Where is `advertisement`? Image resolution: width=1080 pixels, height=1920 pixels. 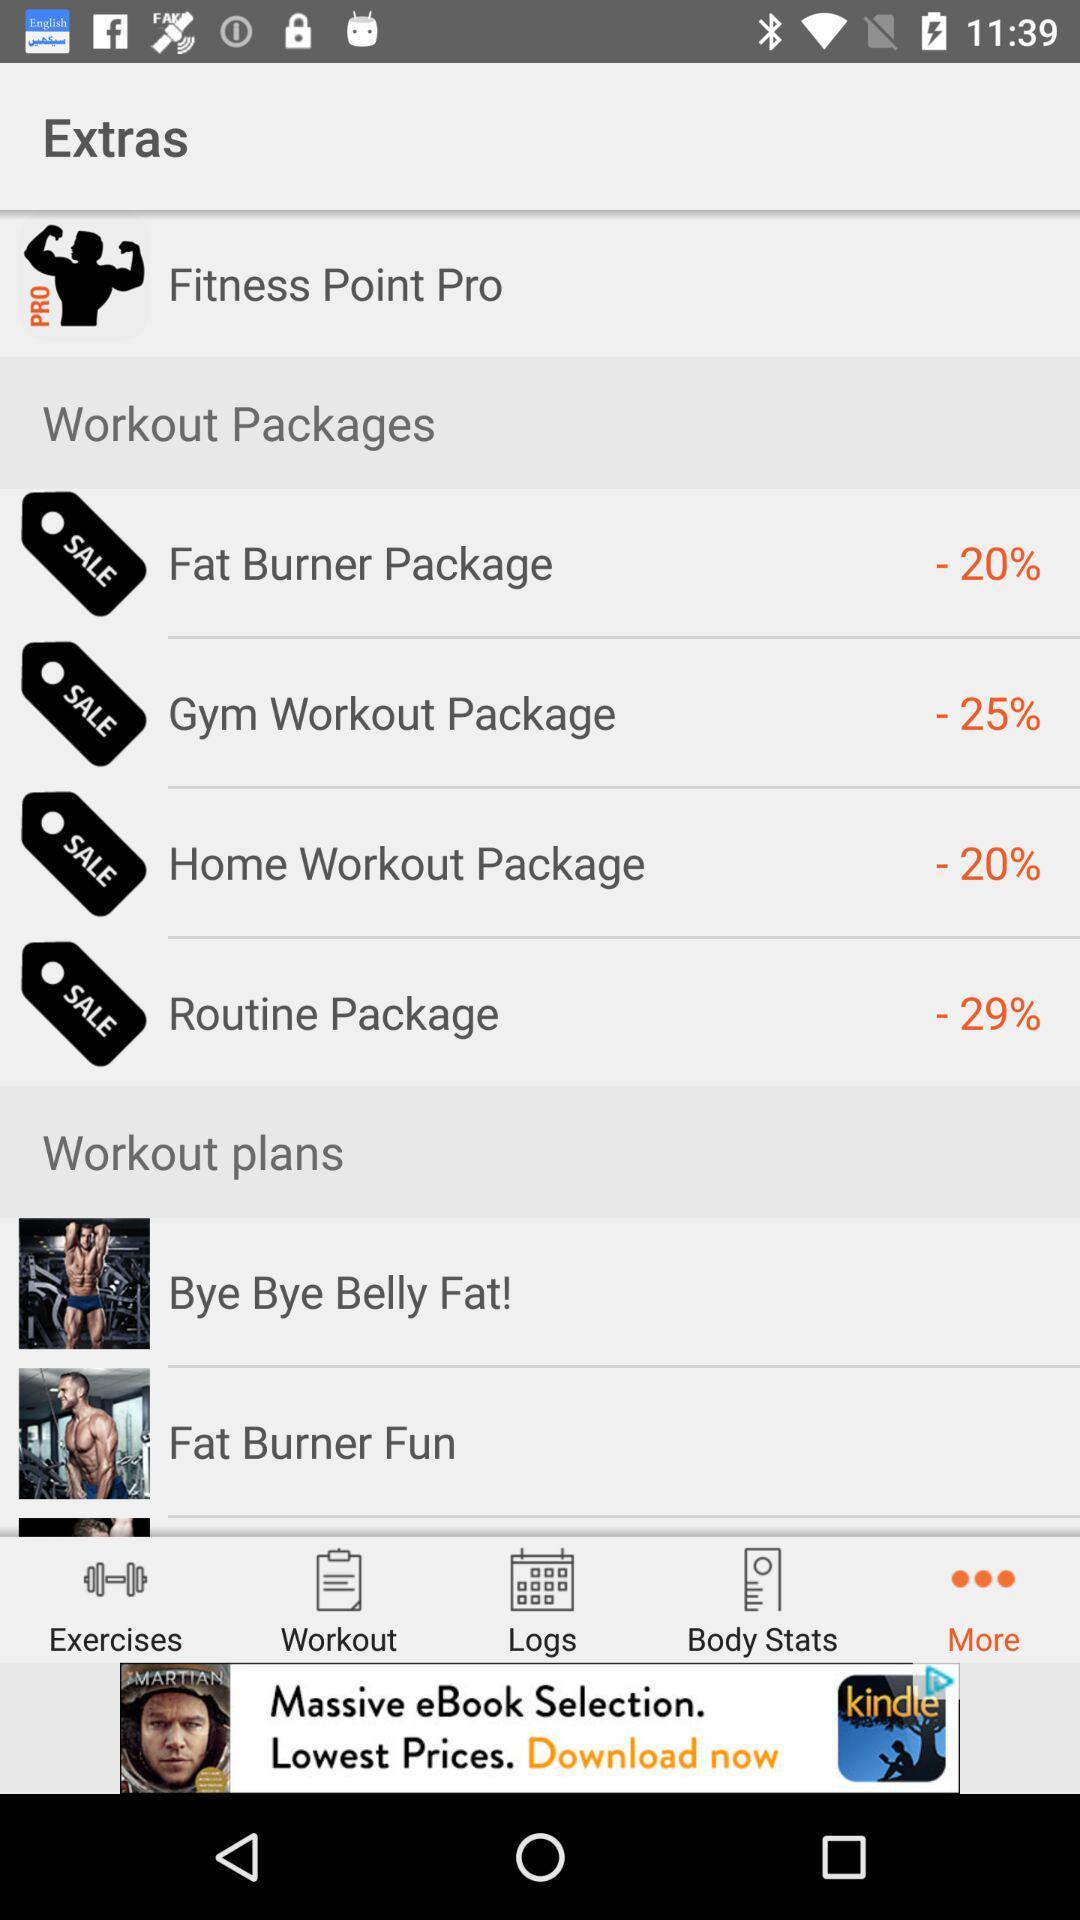 advertisement is located at coordinates (540, 1727).